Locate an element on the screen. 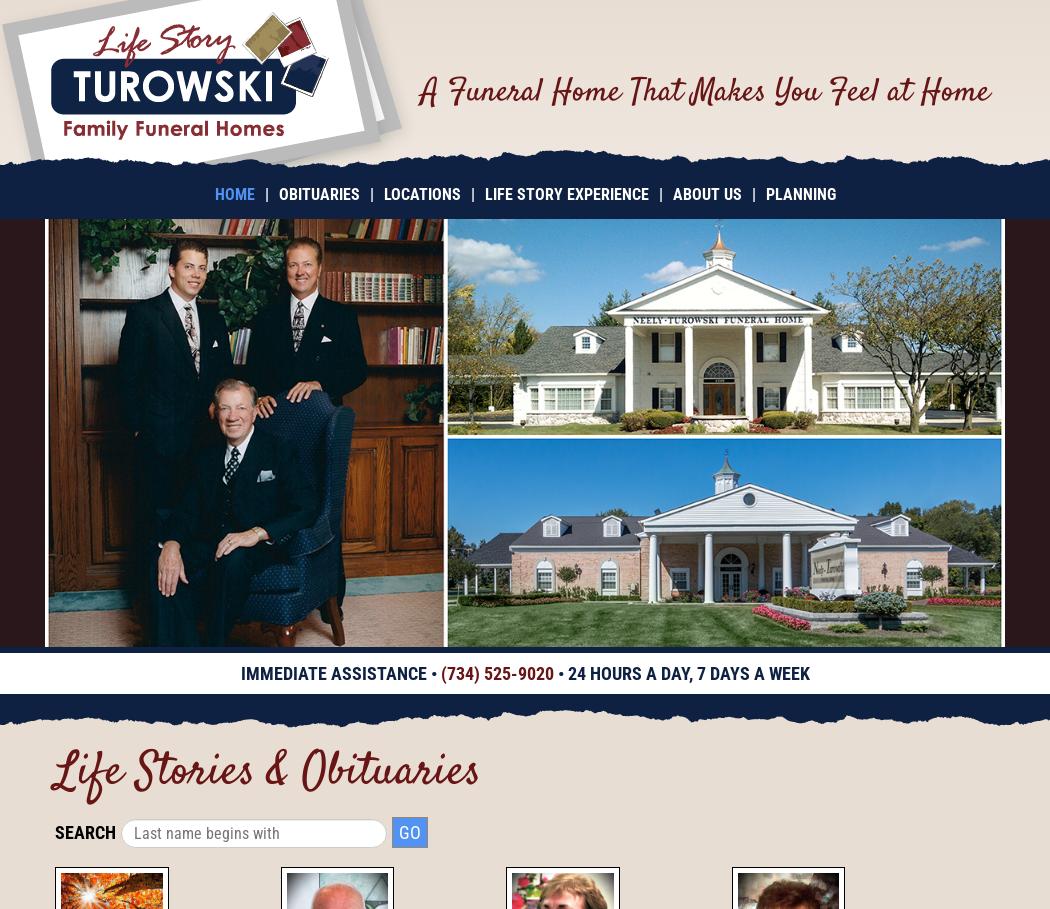 This screenshot has height=909, width=1050. 'Obituaries' is located at coordinates (318, 194).